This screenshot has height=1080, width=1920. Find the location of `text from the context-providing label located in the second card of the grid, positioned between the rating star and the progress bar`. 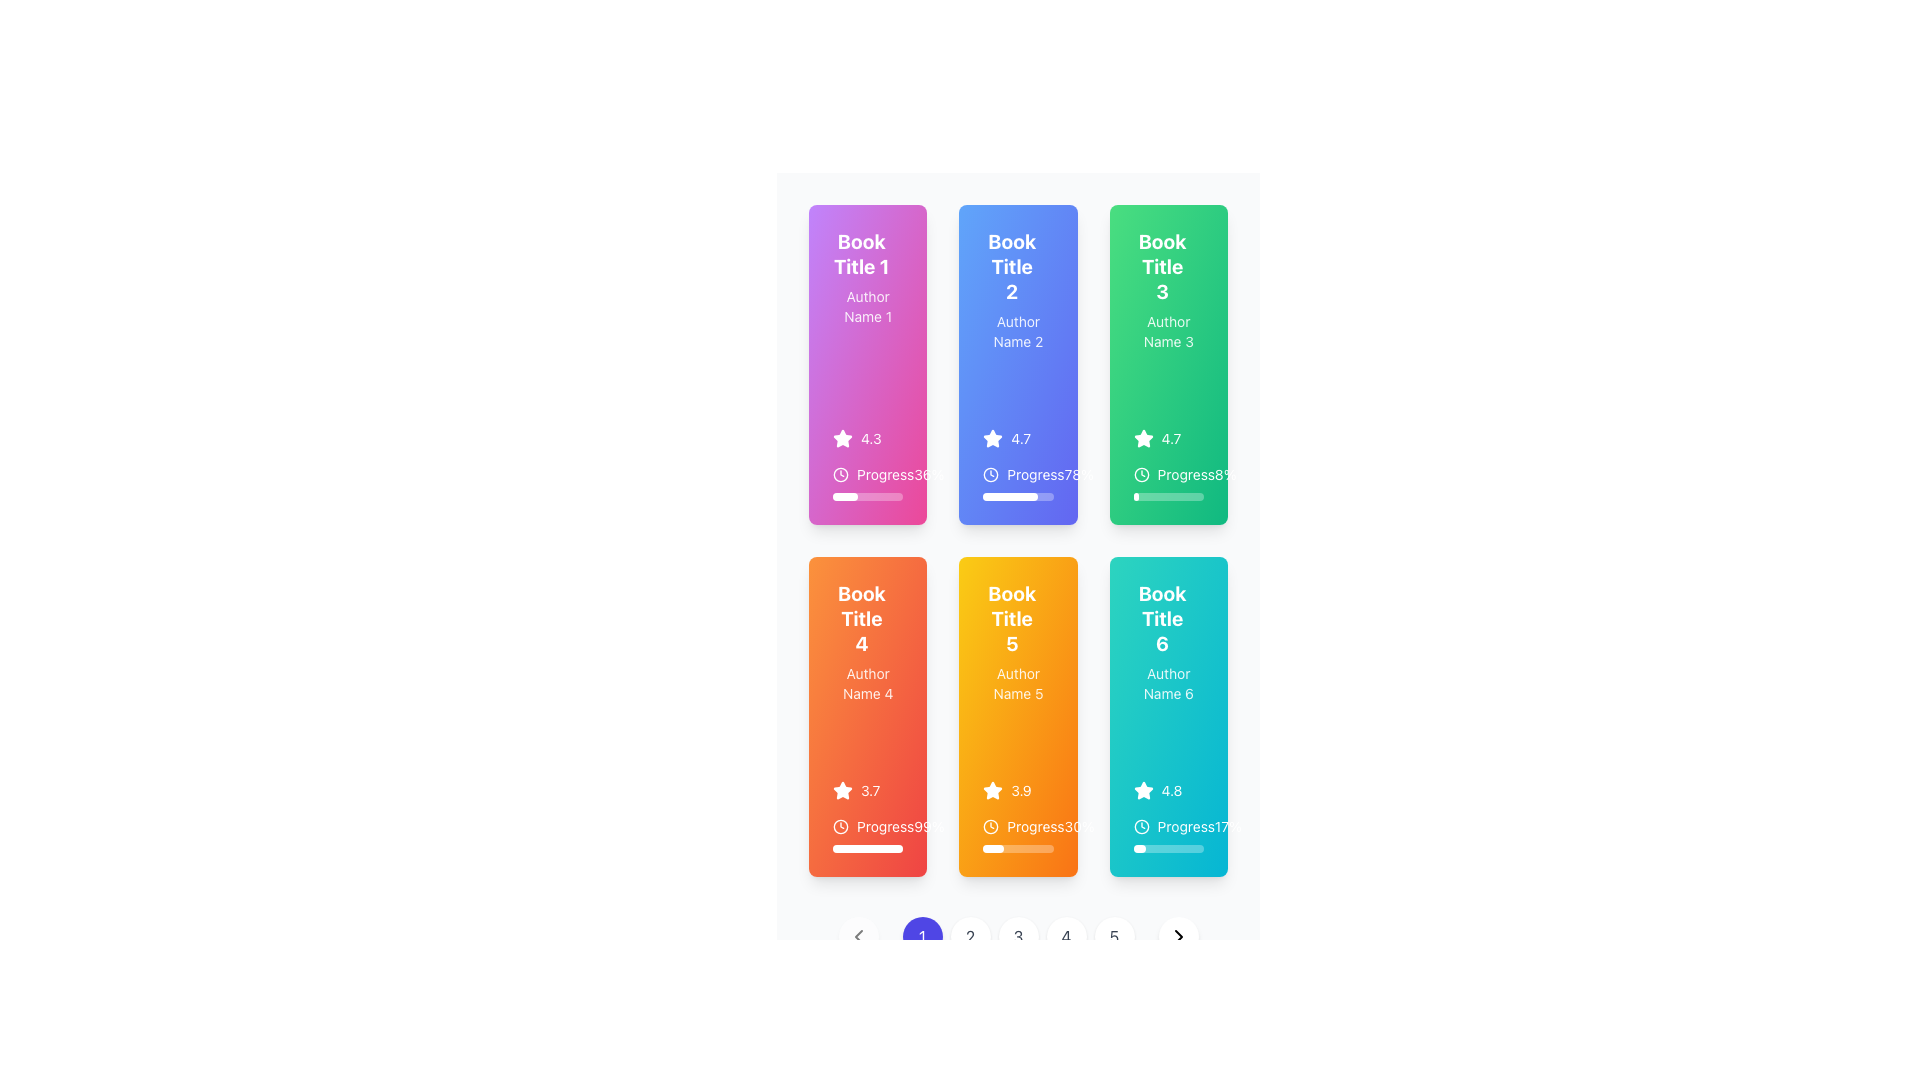

text from the context-providing label located in the second card of the grid, positioned between the rating star and the progress bar is located at coordinates (1036, 474).